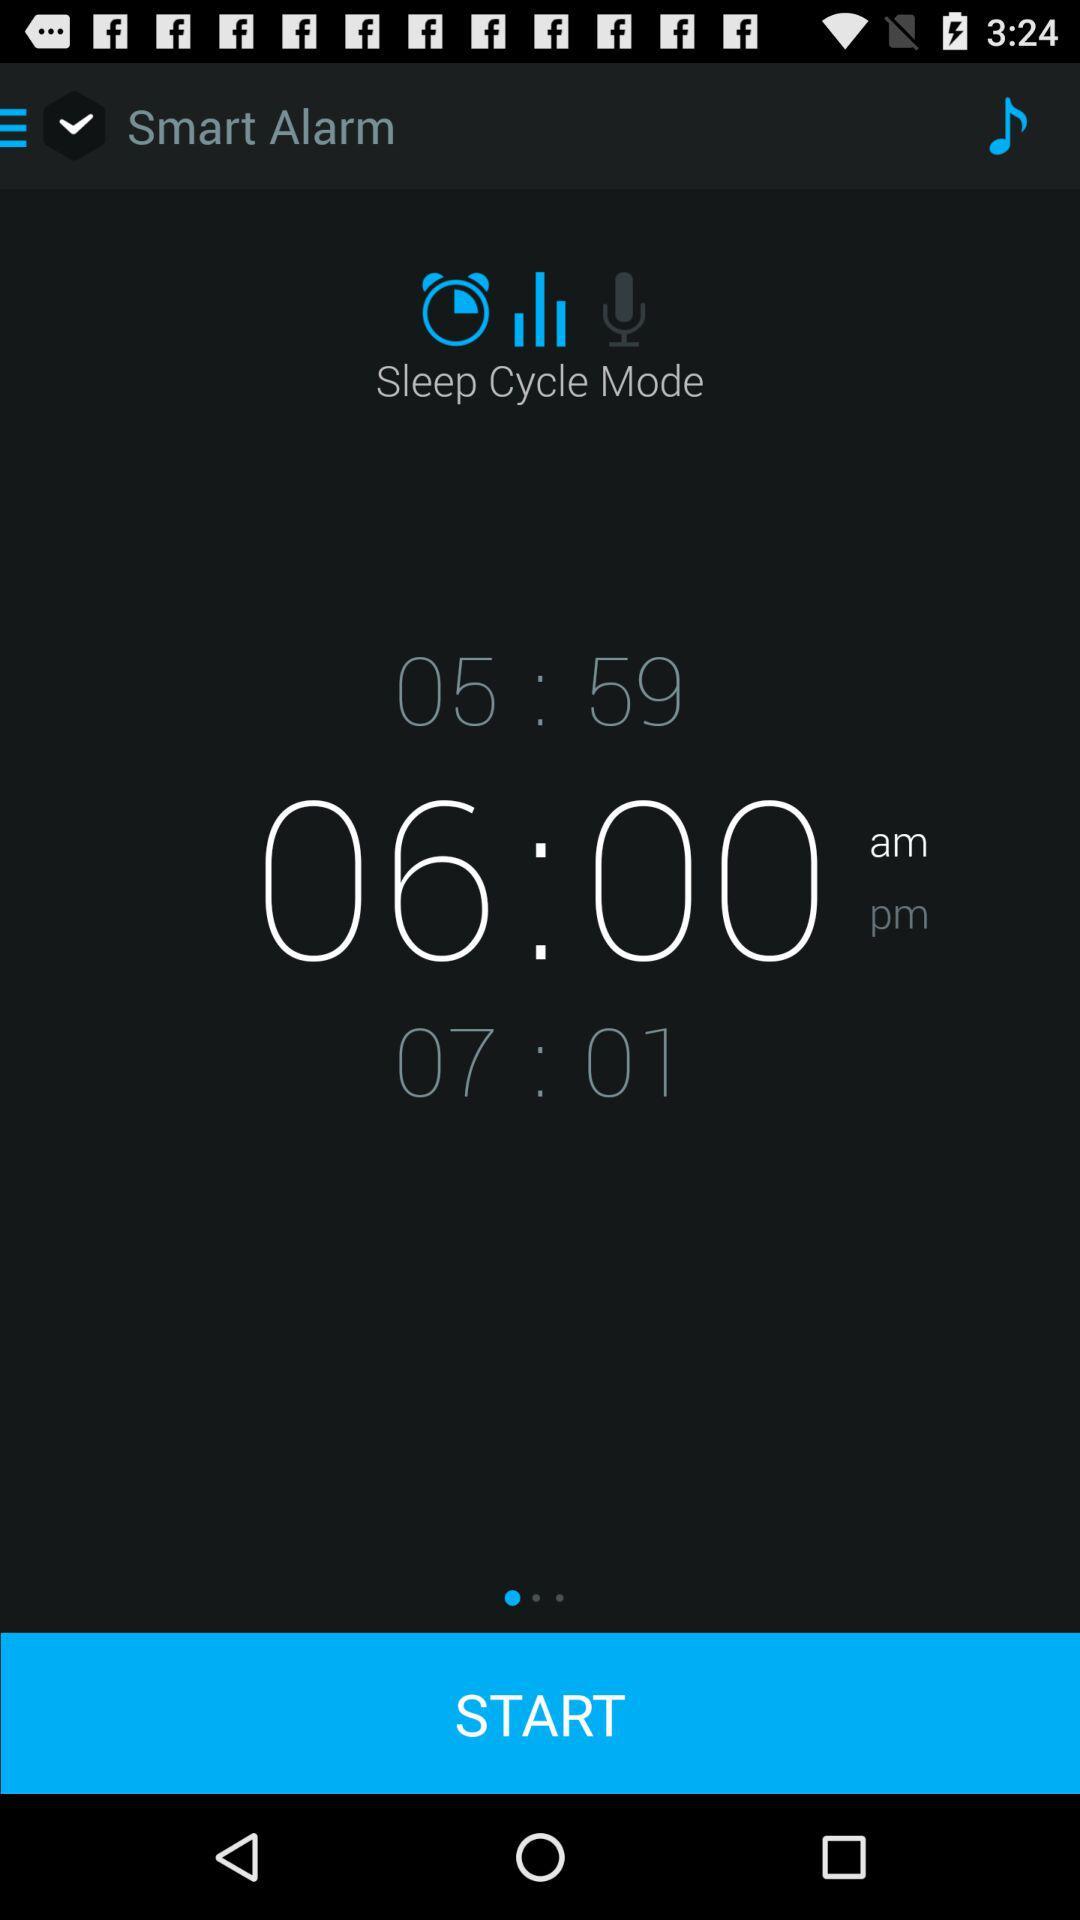  Describe the element at coordinates (973, 975) in the screenshot. I see `the icon below the am icon` at that location.